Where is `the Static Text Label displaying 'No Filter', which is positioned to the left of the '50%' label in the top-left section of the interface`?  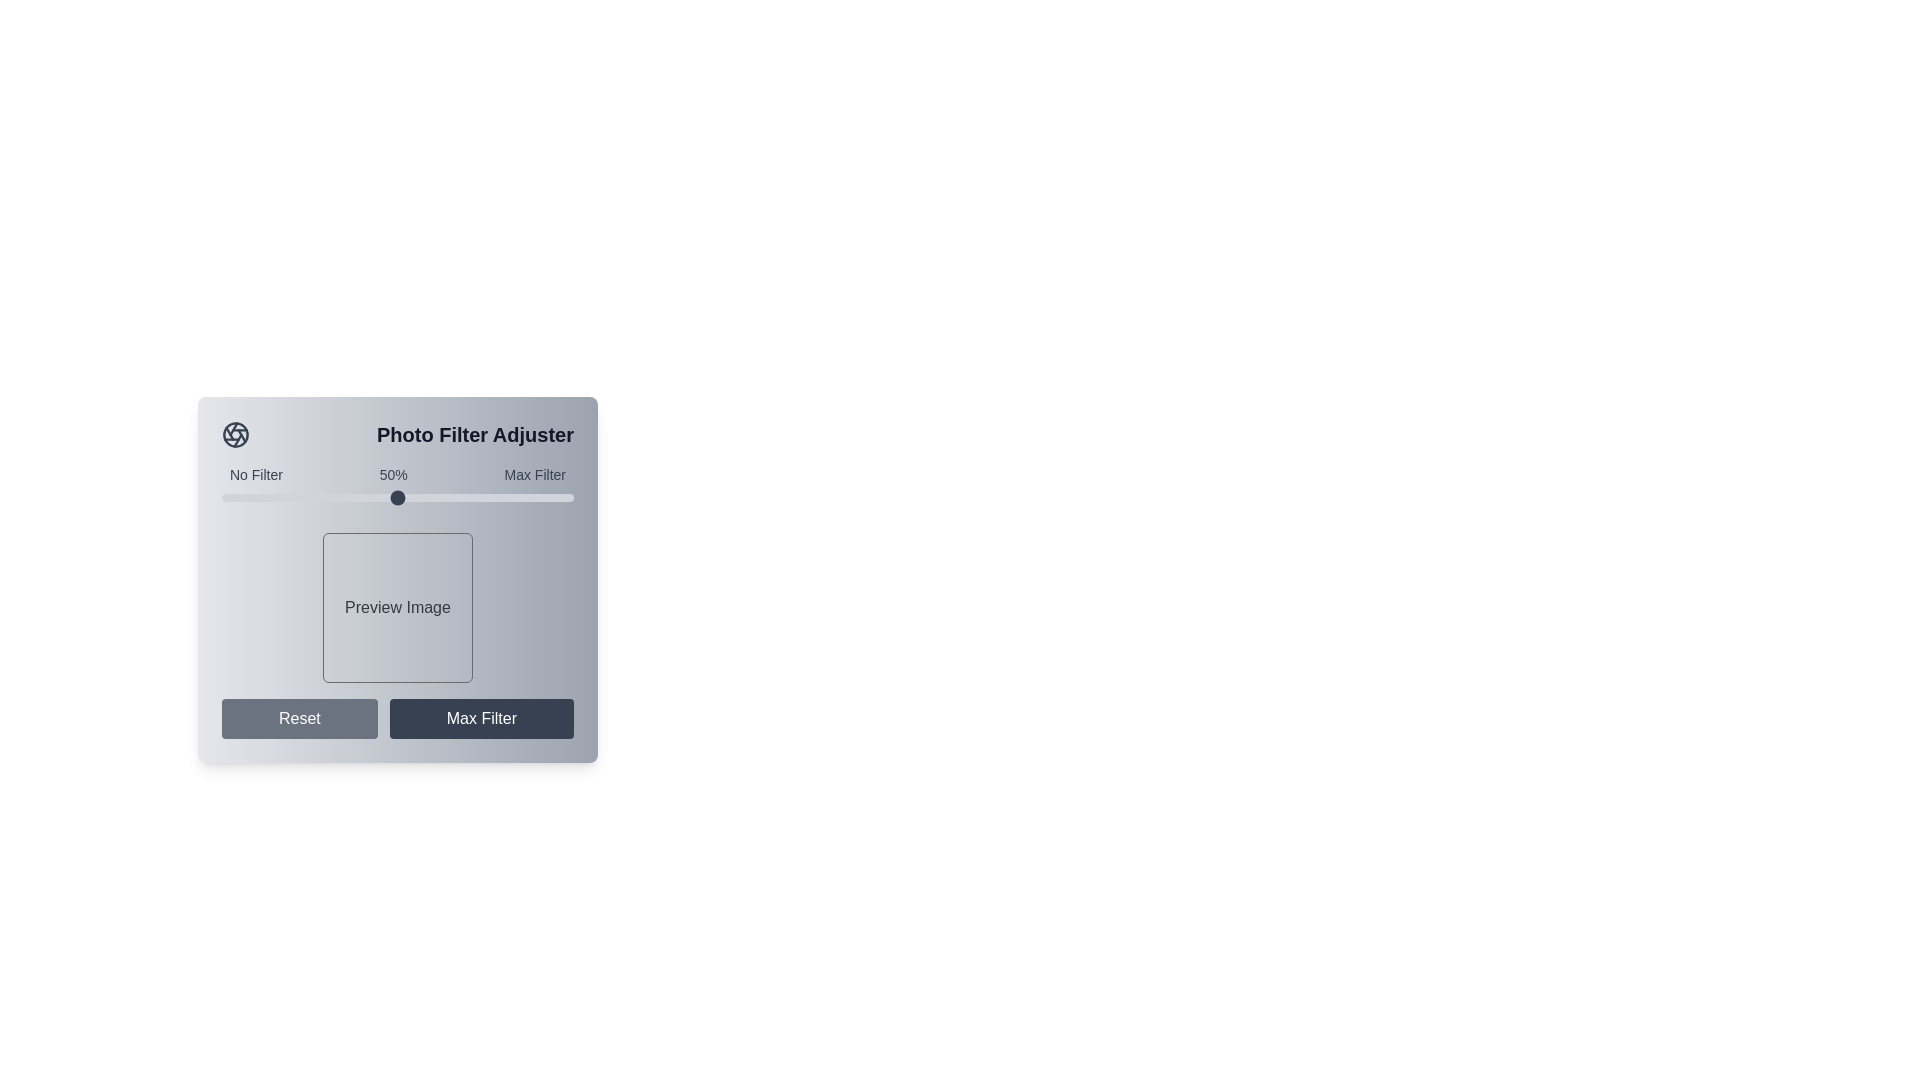 the Static Text Label displaying 'No Filter', which is positioned to the left of the '50%' label in the top-left section of the interface is located at coordinates (255, 474).